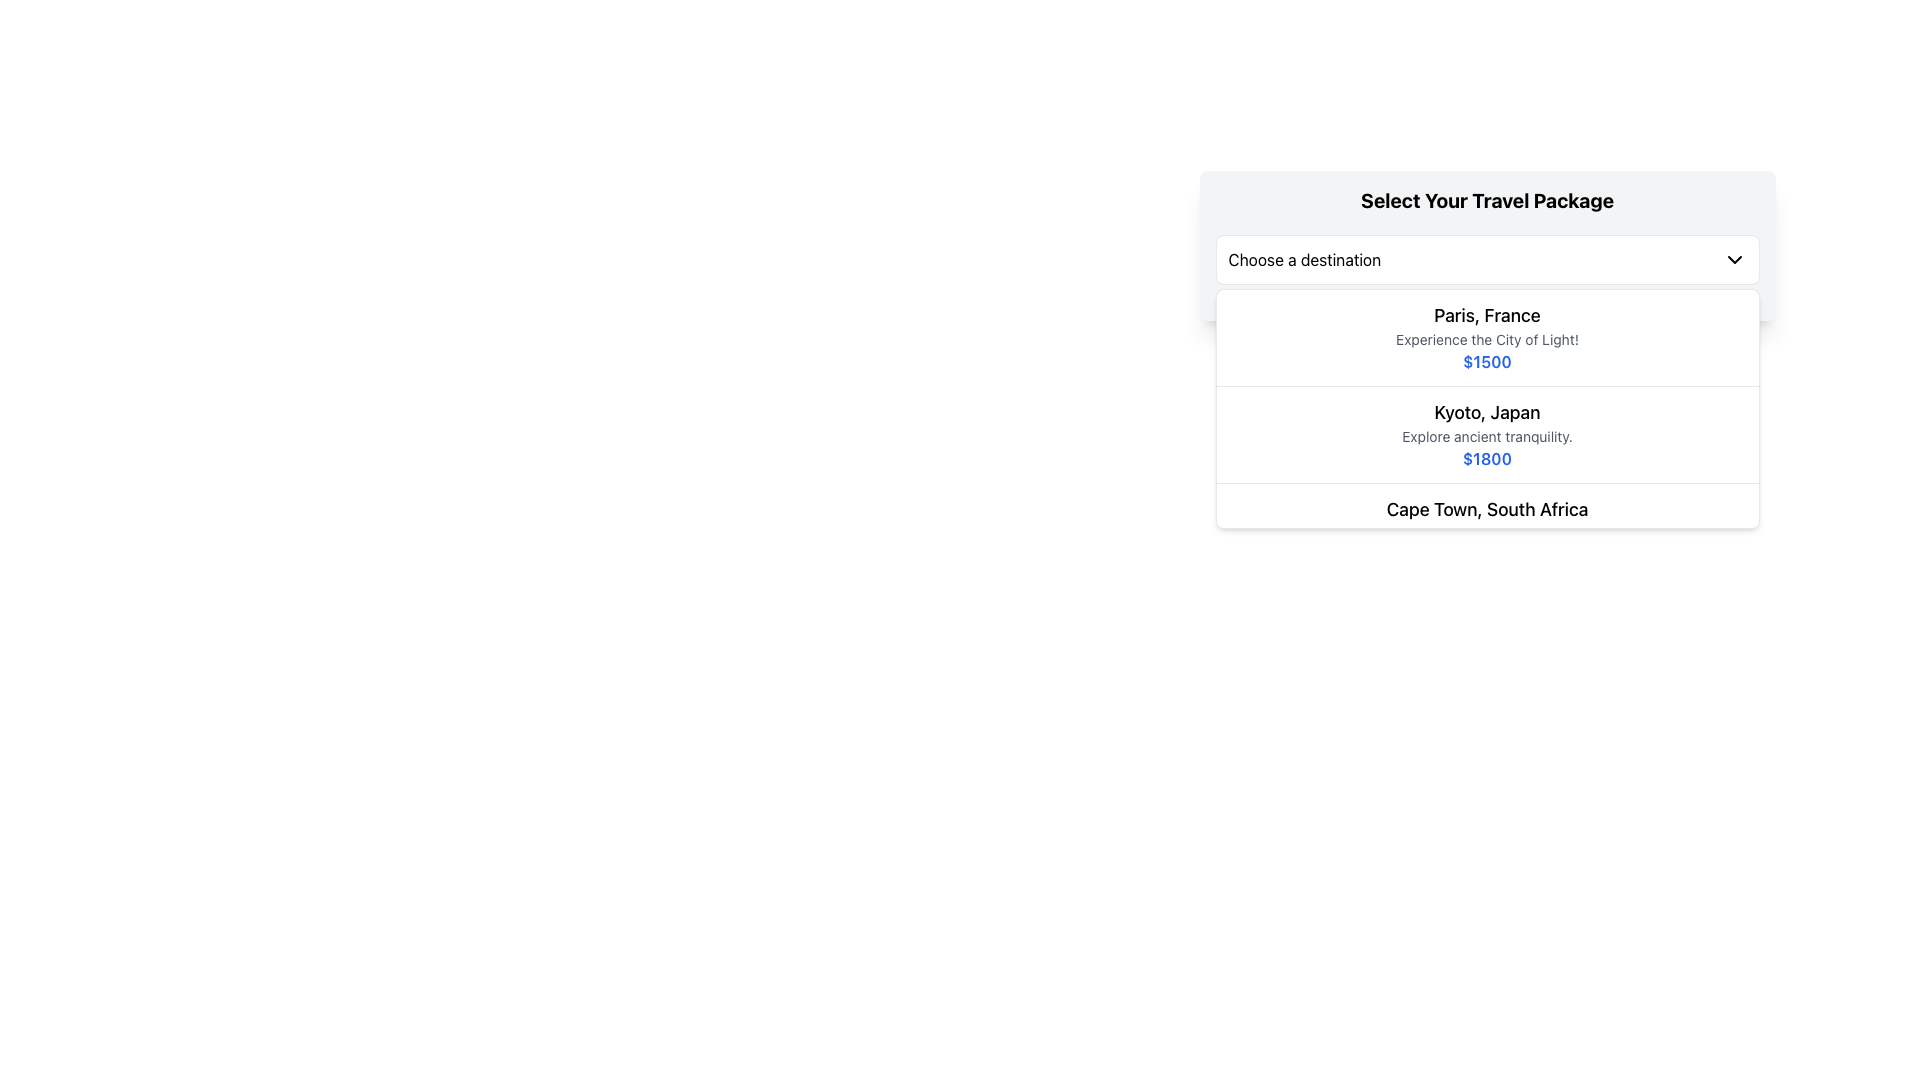 Image resolution: width=1920 pixels, height=1080 pixels. I want to click on the descriptive text label providing information about the destination 'Kyoto, Japan', which is positioned below the destination name and above the price information, so click(1487, 435).